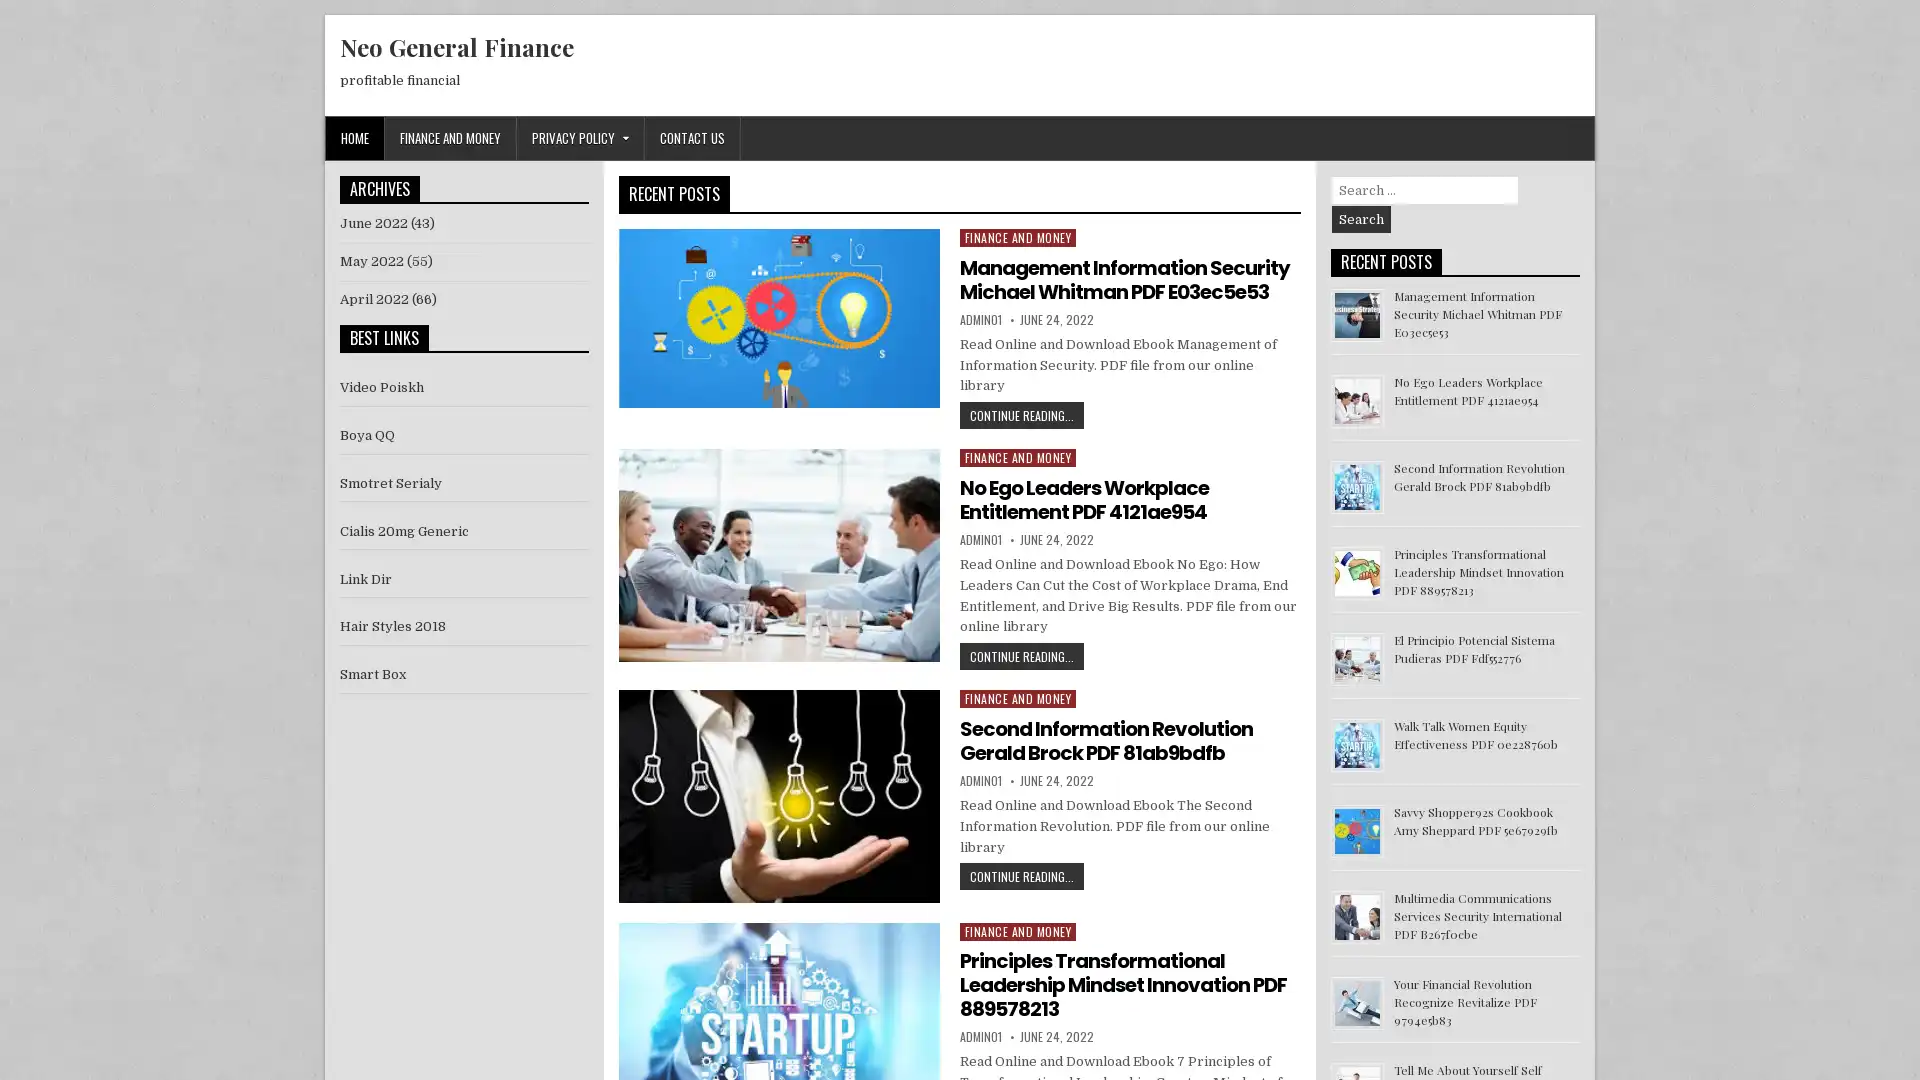 The image size is (1920, 1080). What do you see at coordinates (1360, 219) in the screenshot?
I see `Search` at bounding box center [1360, 219].